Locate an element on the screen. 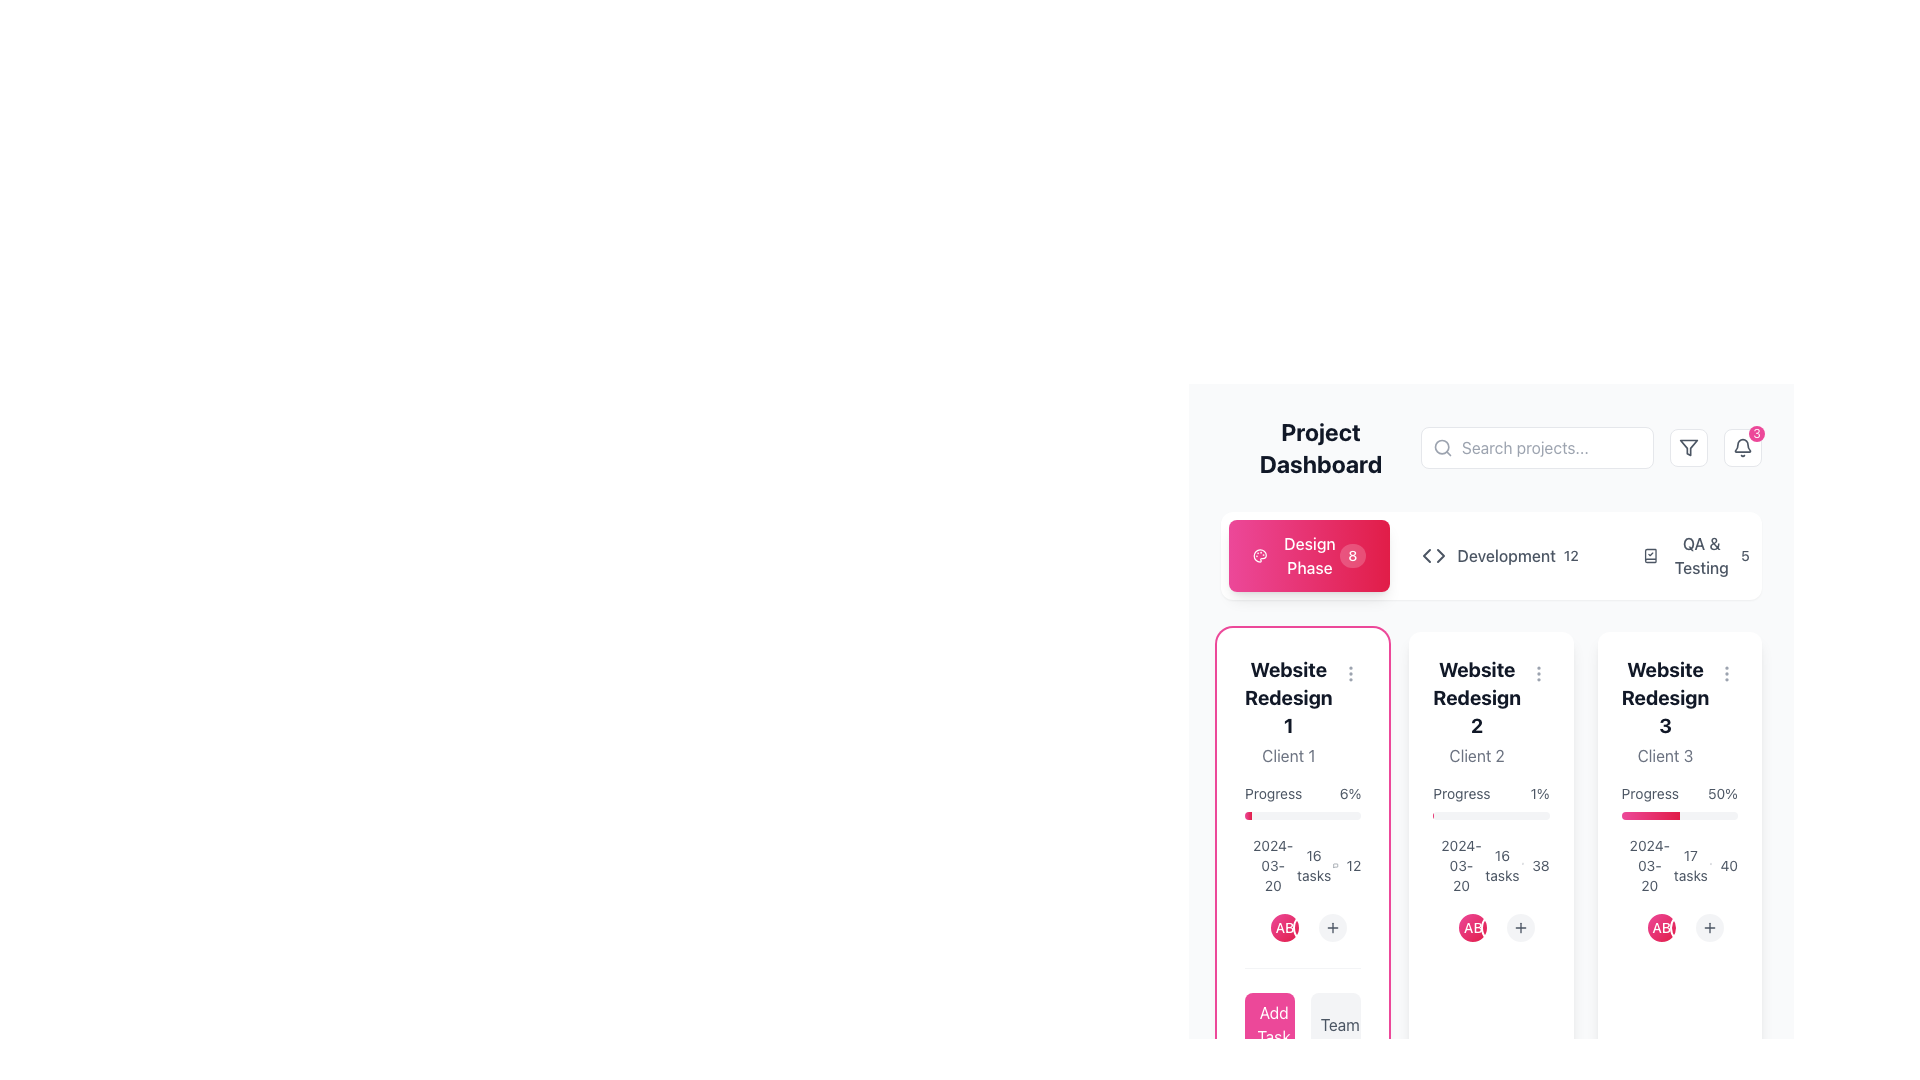 The height and width of the screenshot is (1080, 1920). the clock icon element in the 'Website Redesign 2' card, which indicates time-related data is located at coordinates (1489, 869).